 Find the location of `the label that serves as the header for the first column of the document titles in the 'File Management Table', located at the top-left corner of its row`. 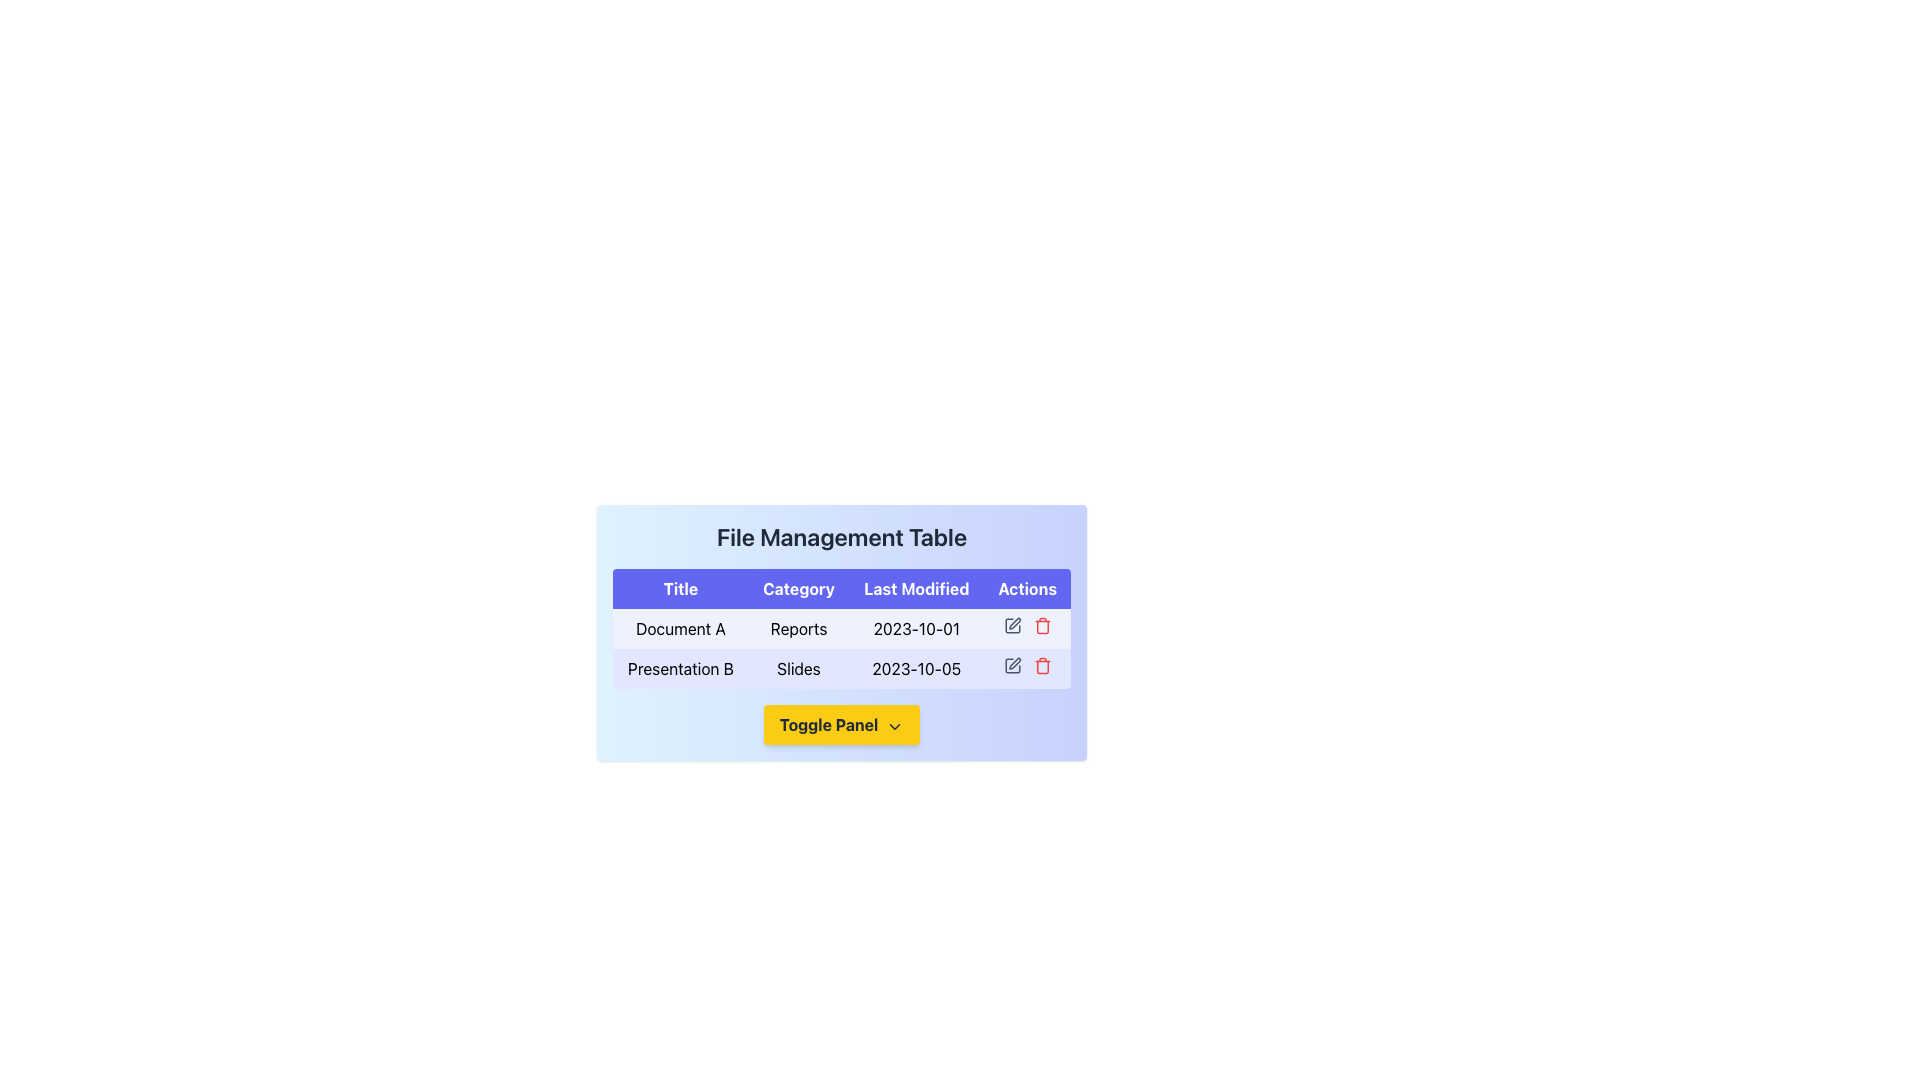

the label that serves as the header for the first column of the document titles in the 'File Management Table', located at the top-left corner of its row is located at coordinates (681, 588).